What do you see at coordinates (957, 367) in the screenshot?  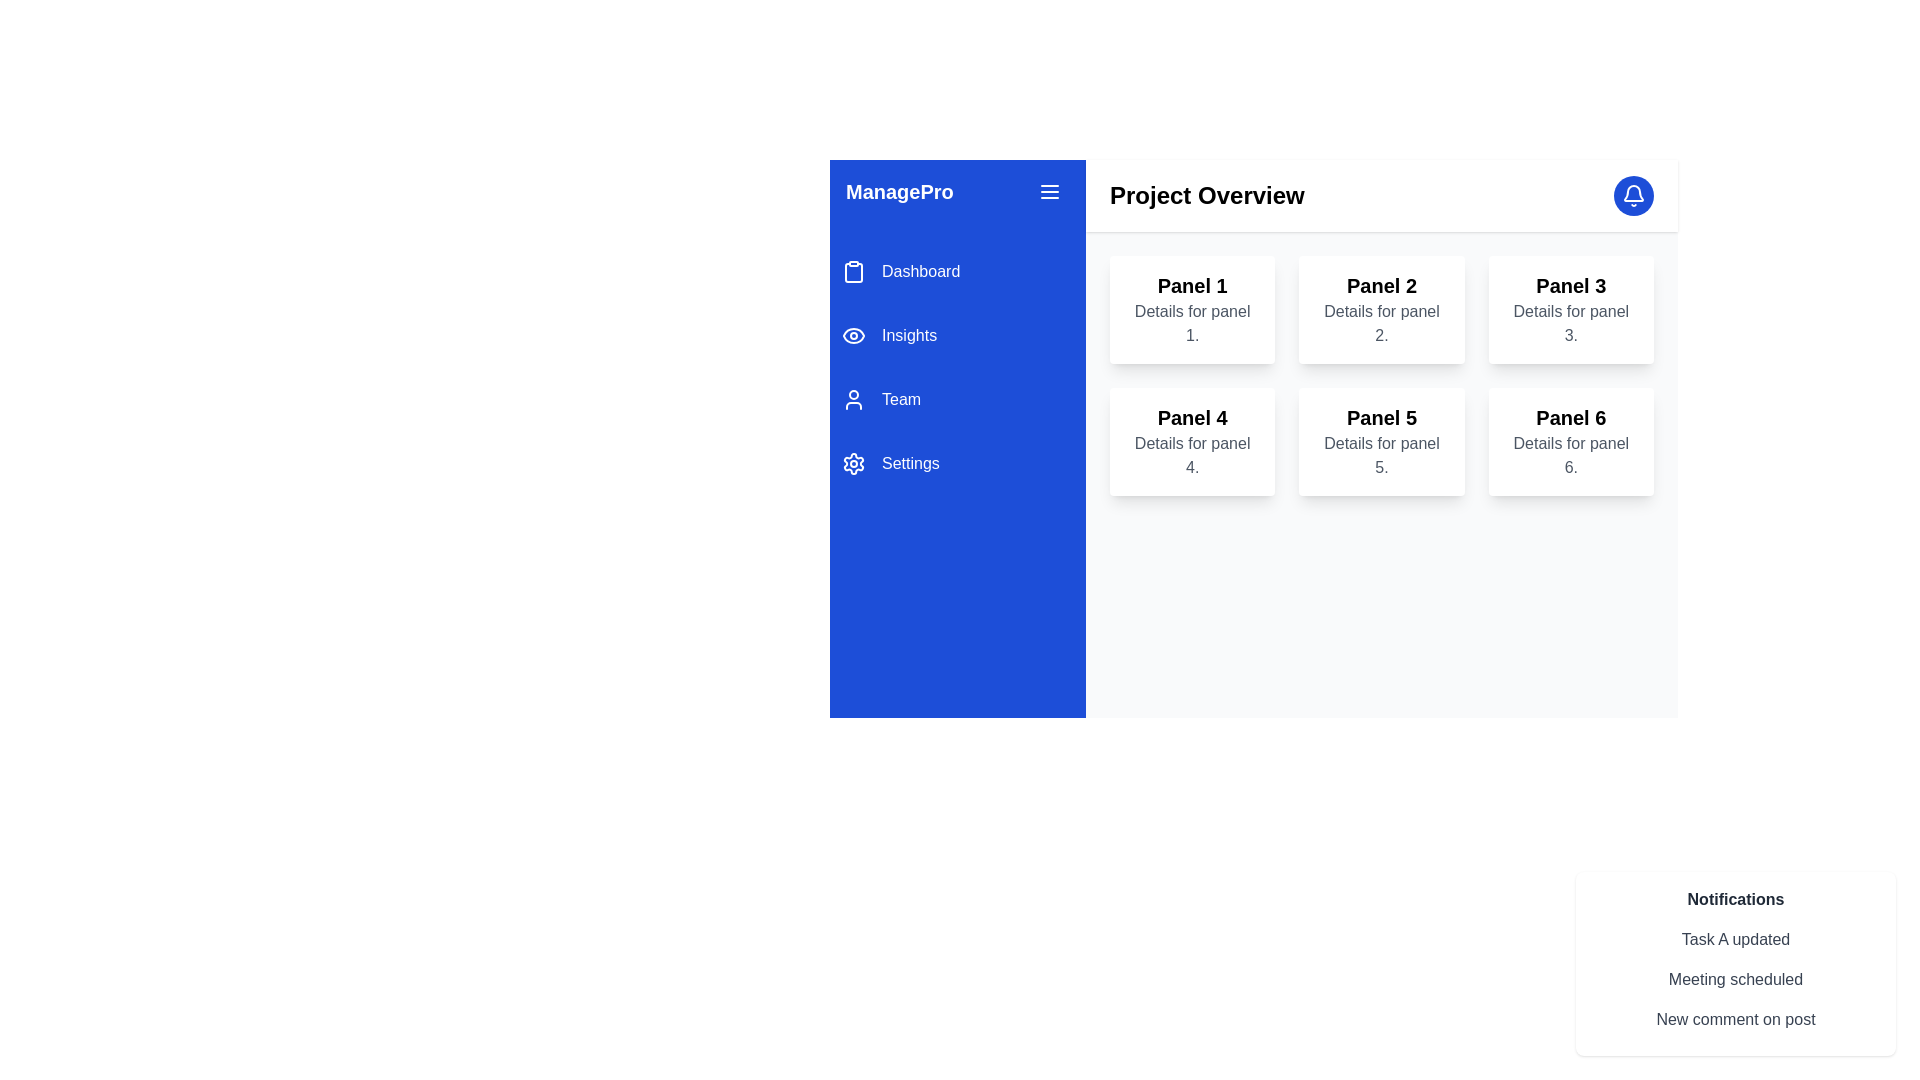 I see `the 'Team' section of the vertical navigation menu located in the blue sidebar` at bounding box center [957, 367].